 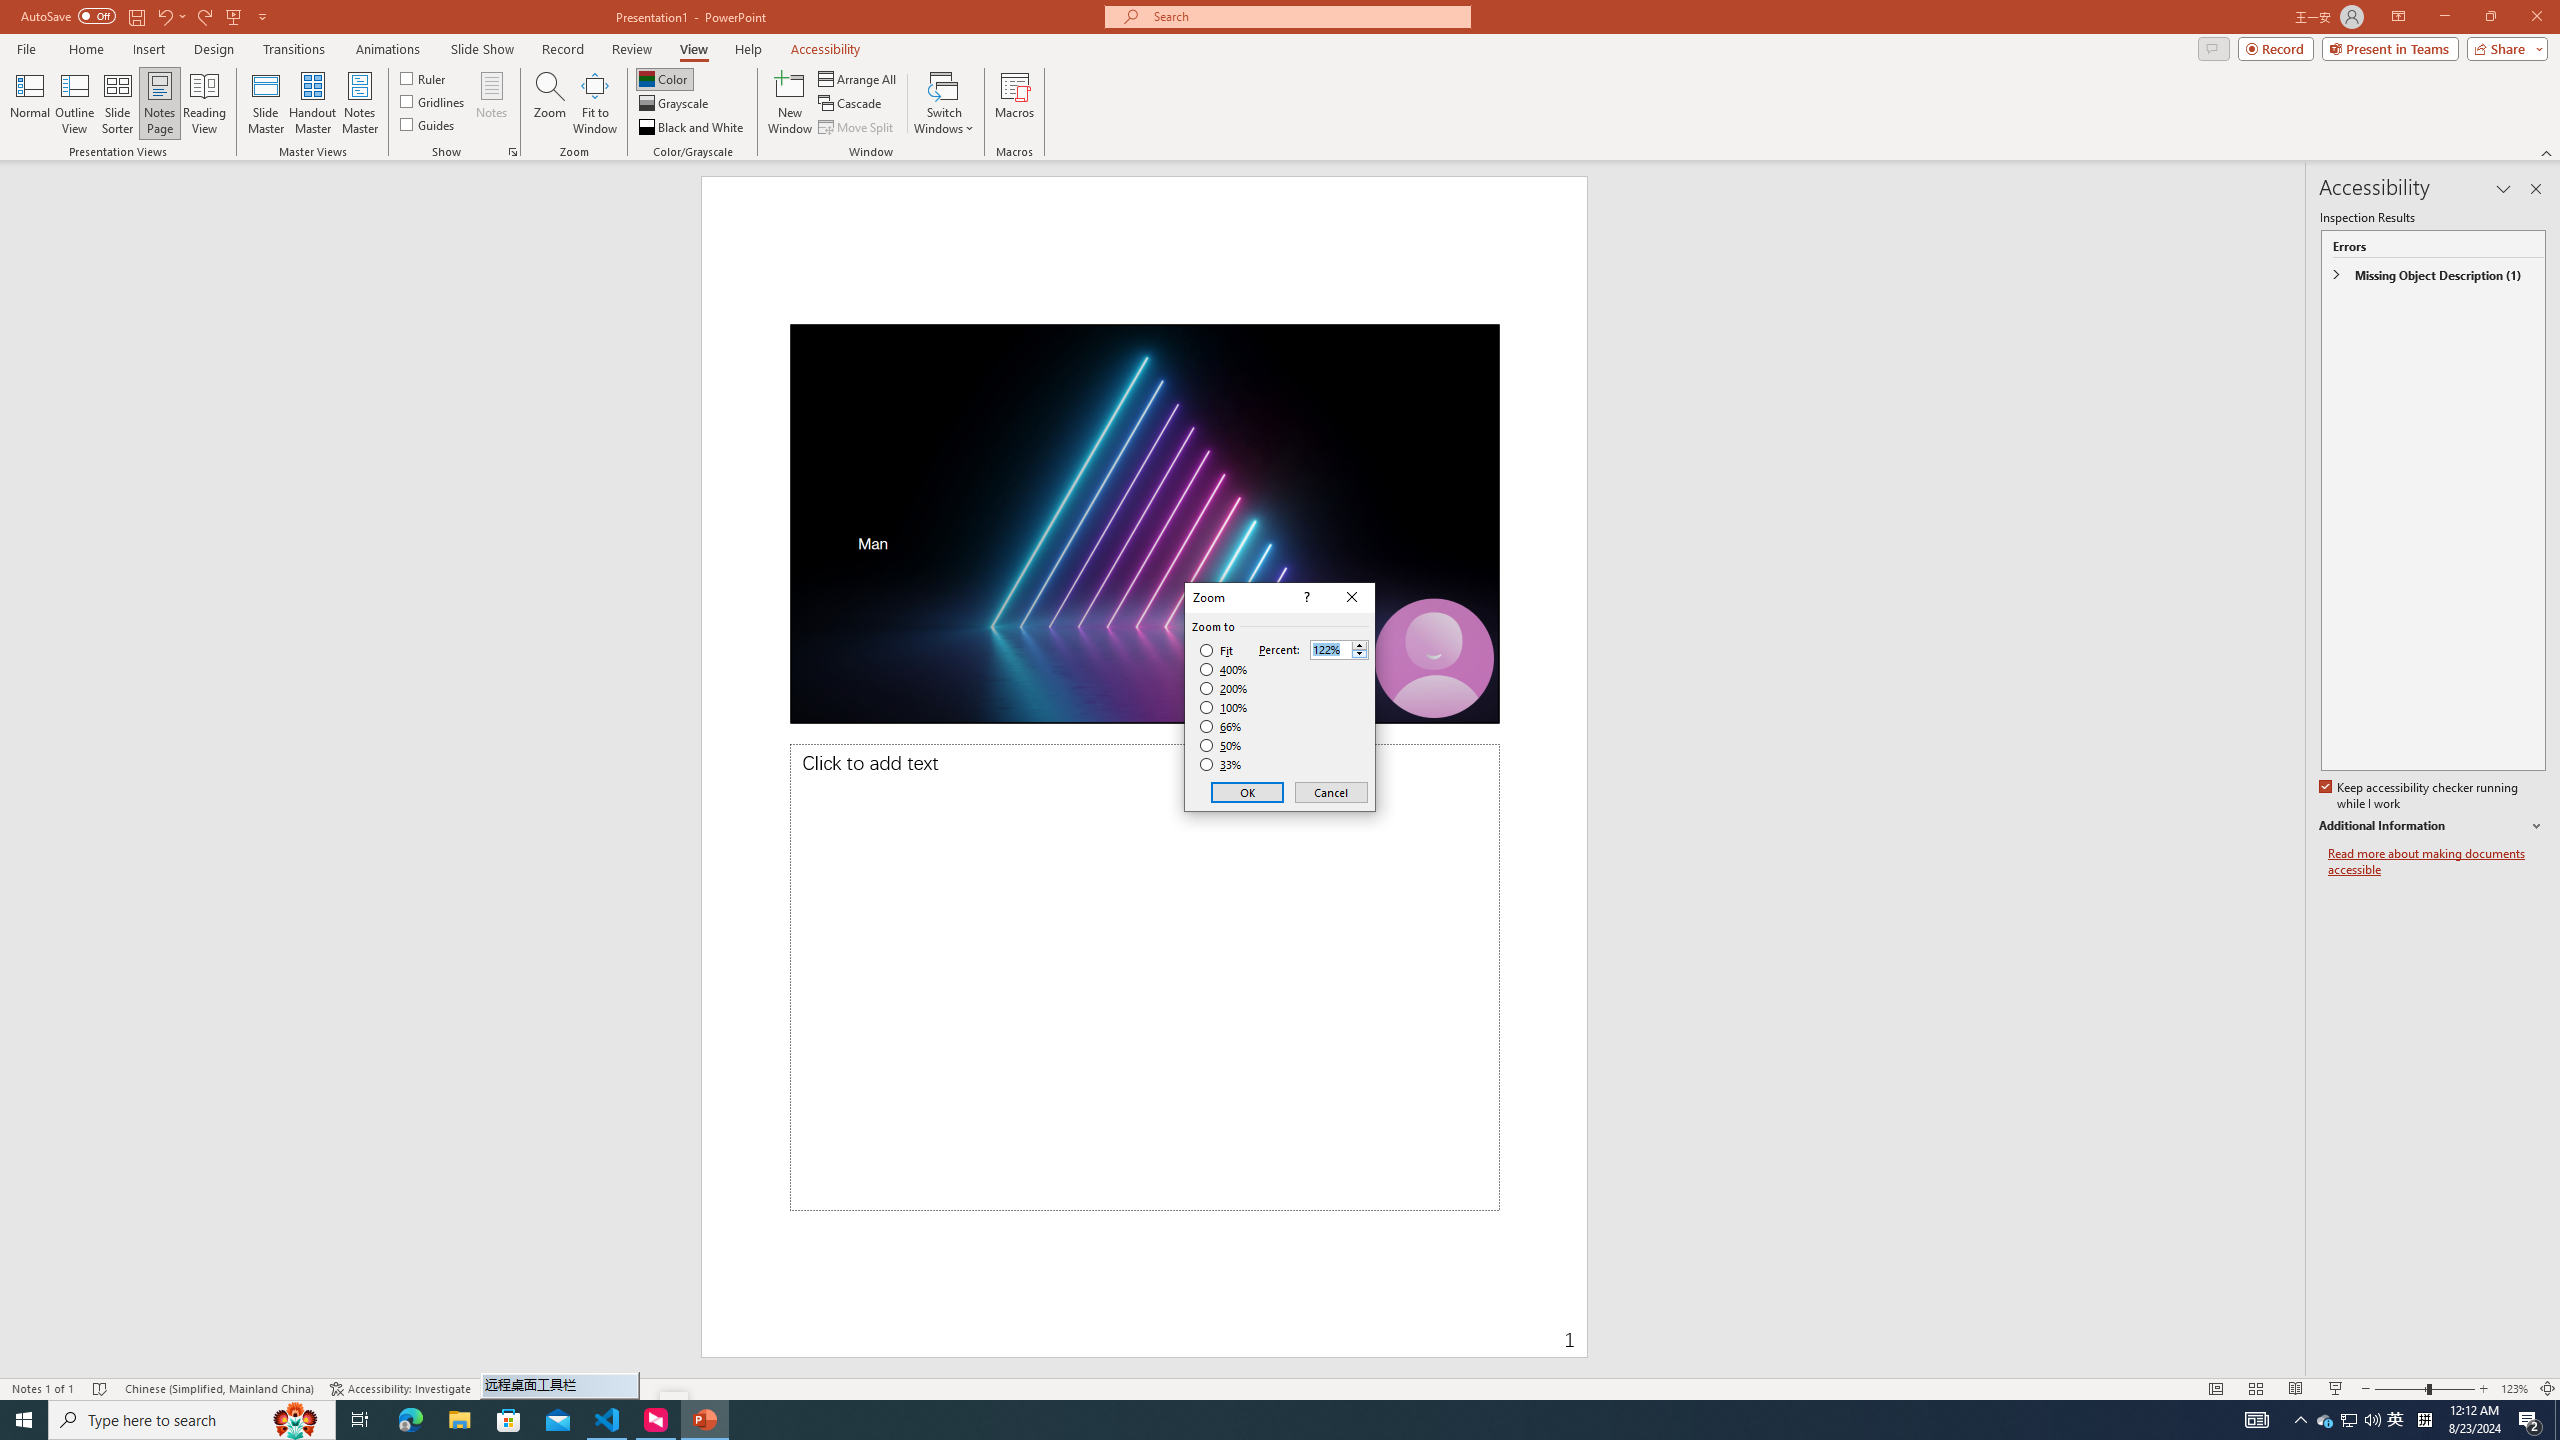 What do you see at coordinates (1340, 648) in the screenshot?
I see `'Percent'` at bounding box center [1340, 648].